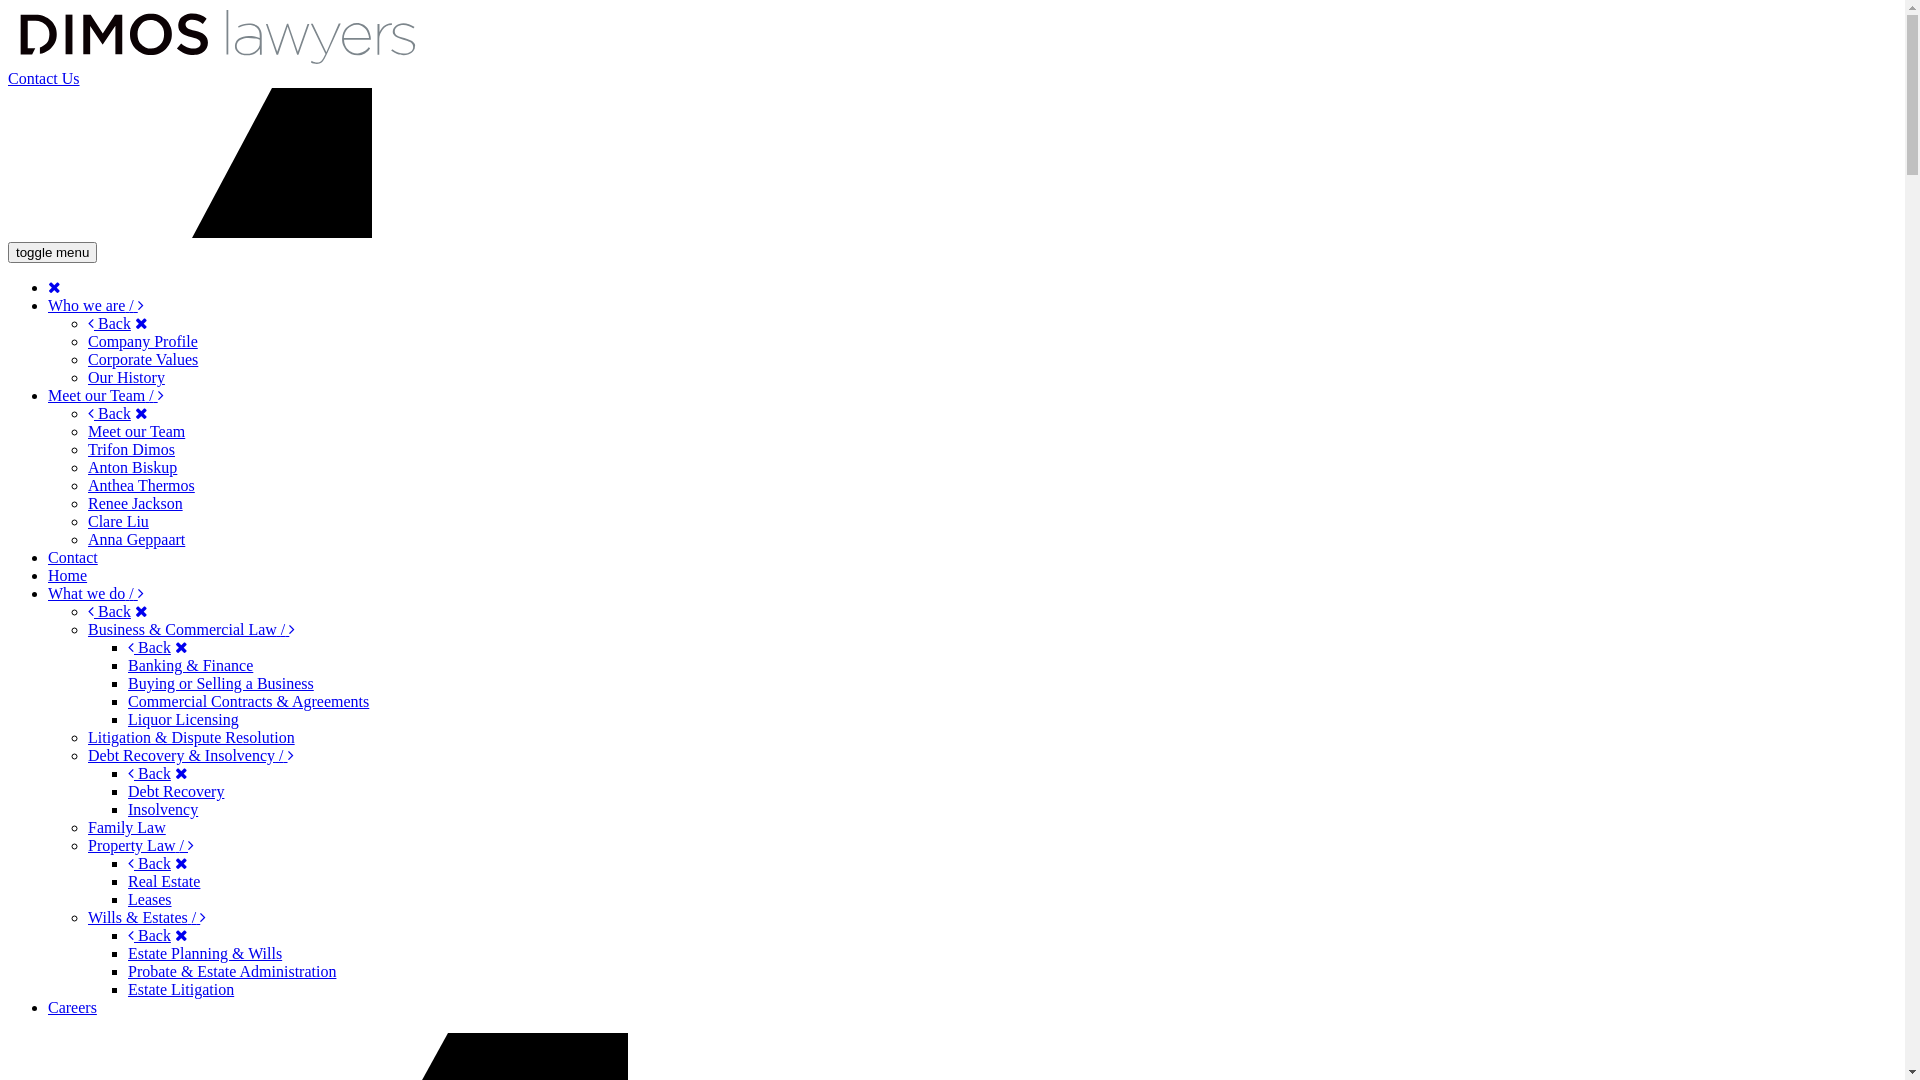 This screenshot has height=1080, width=1920. I want to click on 'Careers', so click(72, 1007).